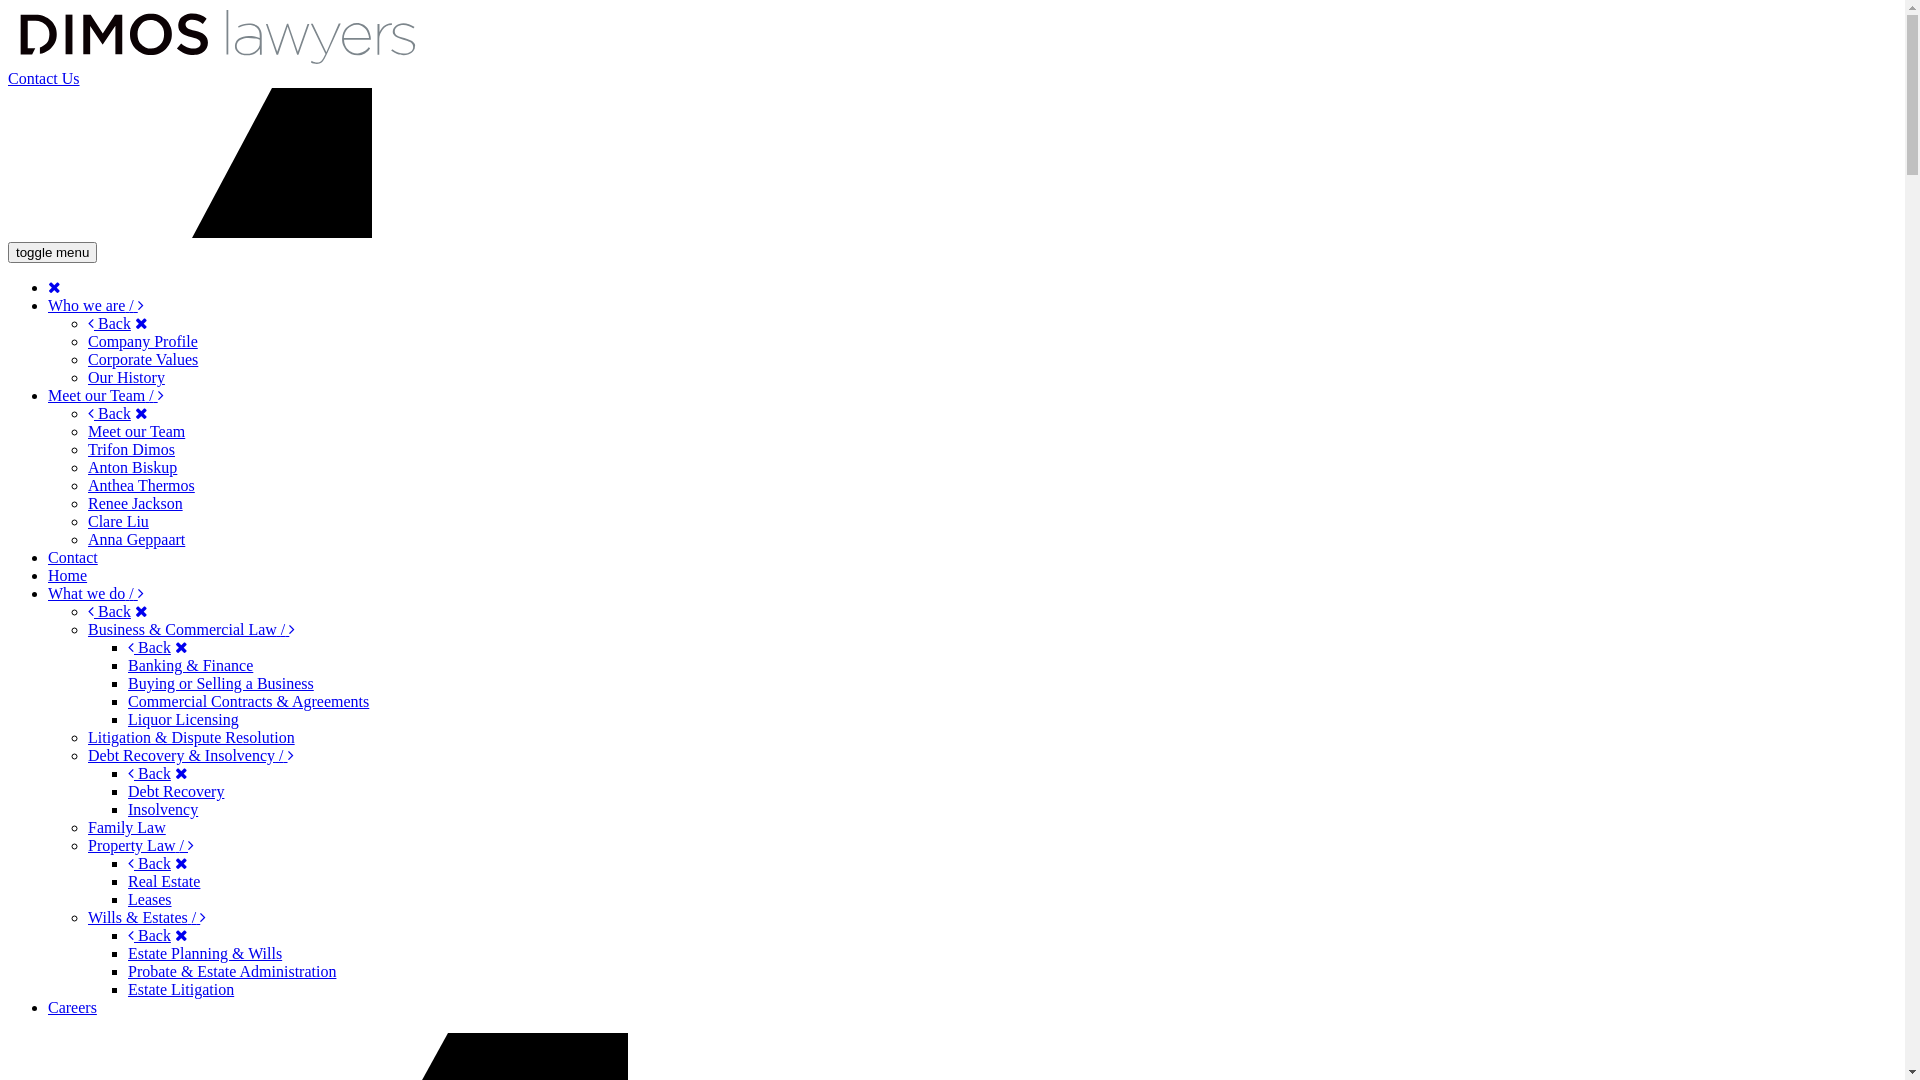 This screenshot has height=1080, width=1920. I want to click on 'Careers', so click(72, 1007).